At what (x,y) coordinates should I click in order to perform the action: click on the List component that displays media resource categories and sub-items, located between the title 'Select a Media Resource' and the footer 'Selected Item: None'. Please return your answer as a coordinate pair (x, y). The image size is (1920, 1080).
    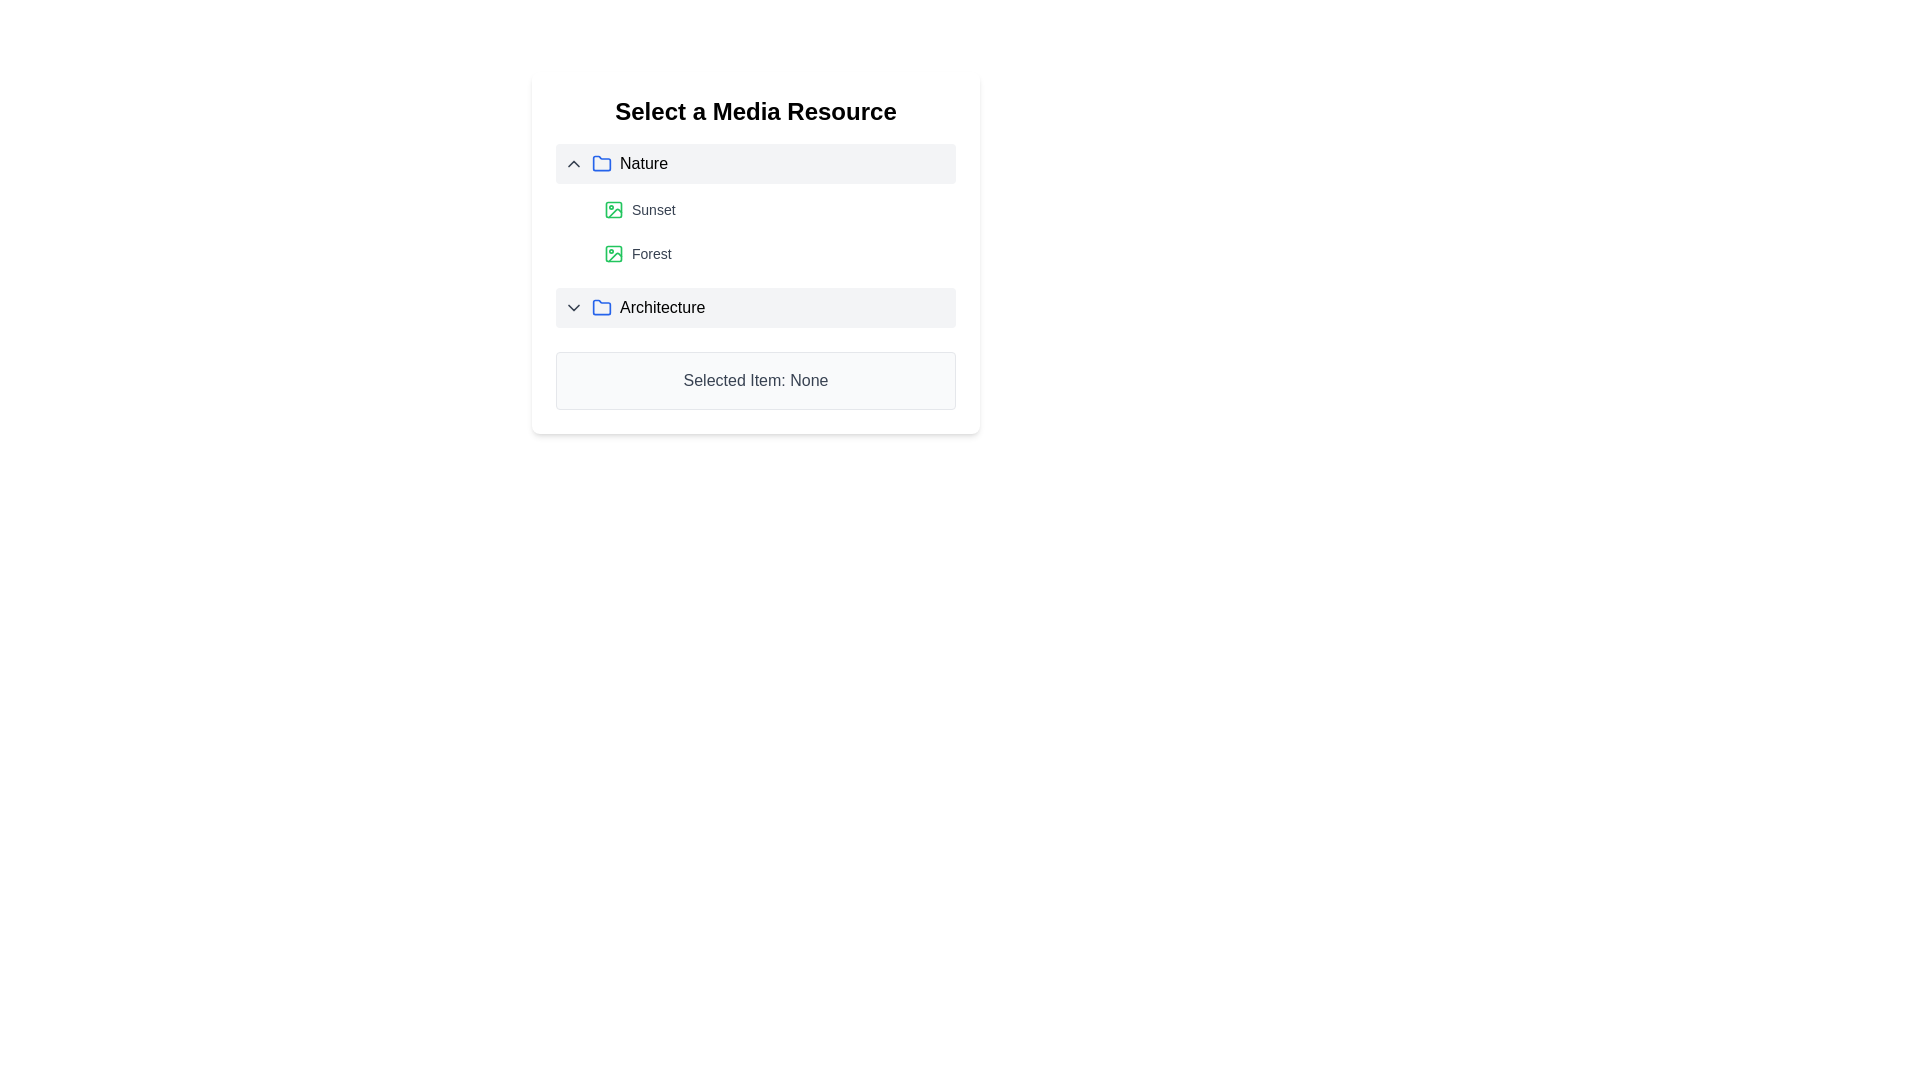
    Looking at the image, I should click on (754, 234).